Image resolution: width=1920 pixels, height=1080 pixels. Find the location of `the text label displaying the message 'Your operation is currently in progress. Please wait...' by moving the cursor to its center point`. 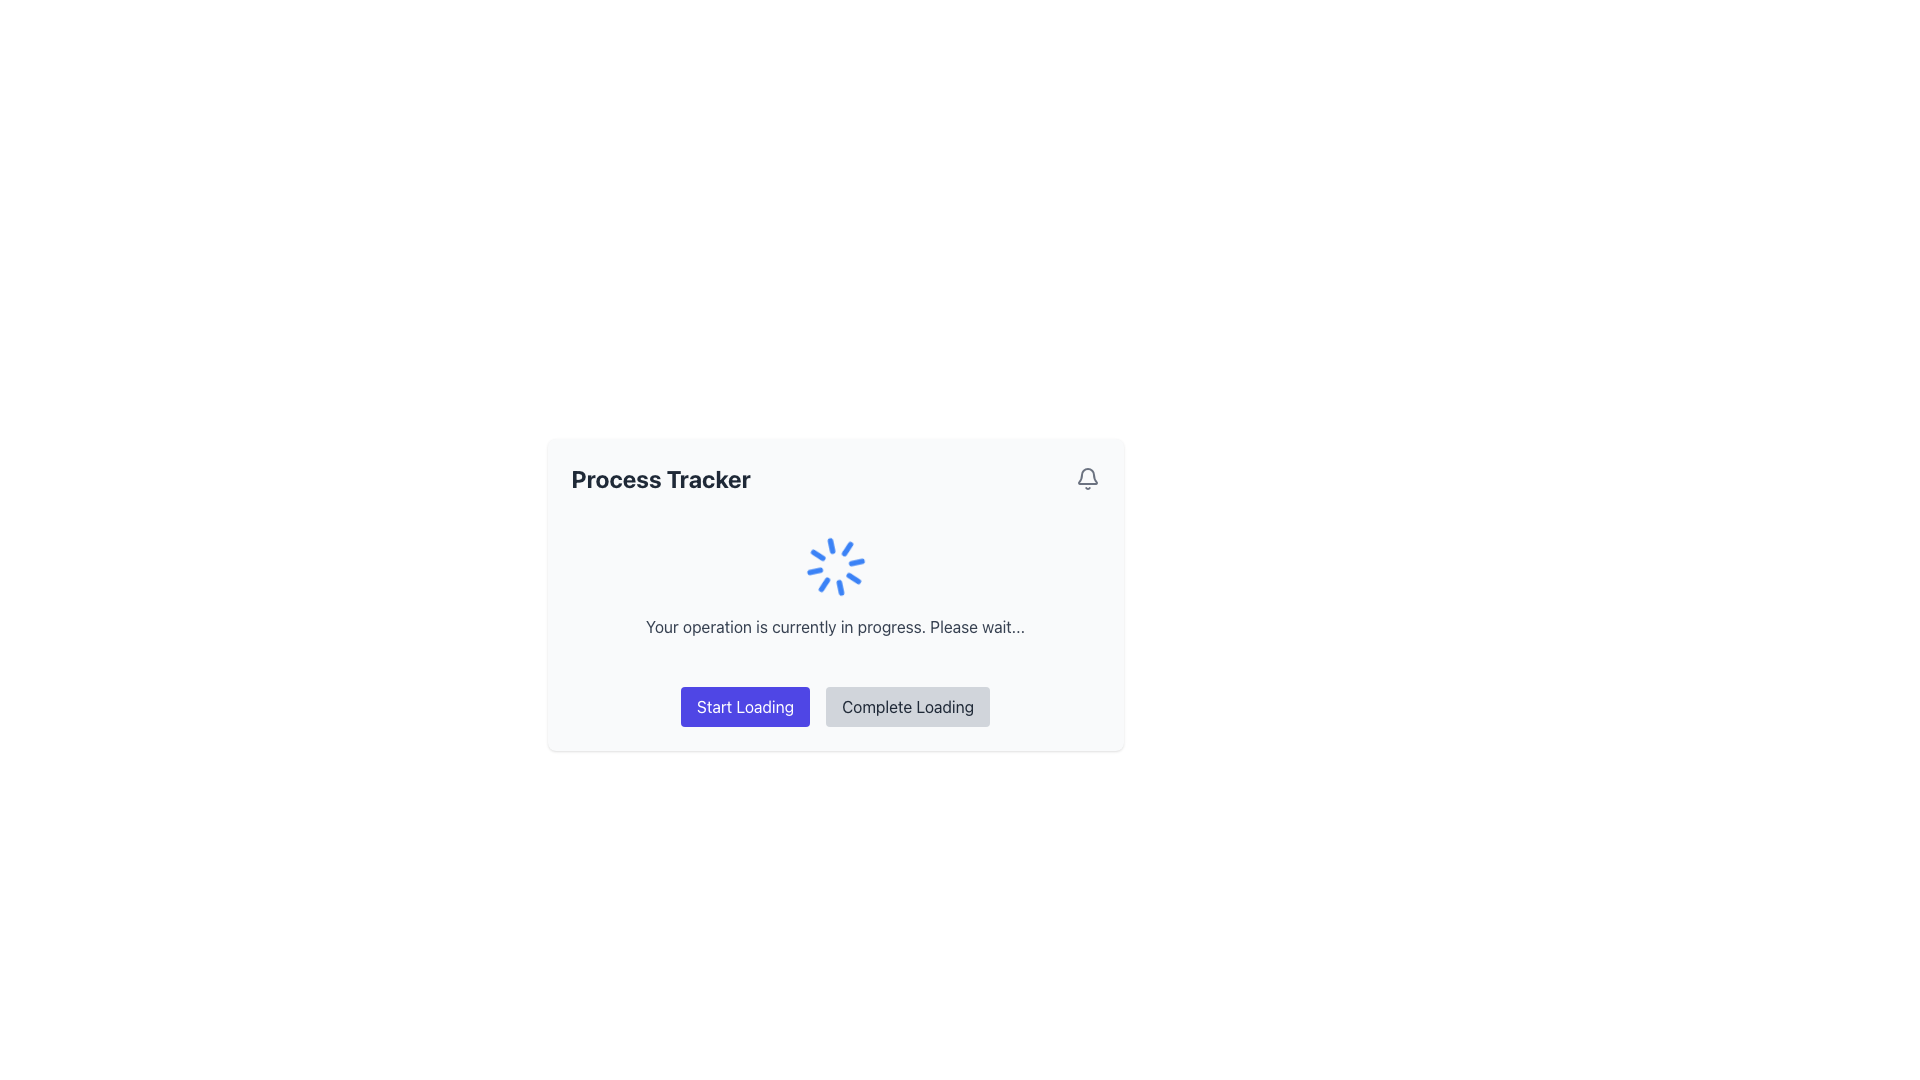

the text label displaying the message 'Your operation is currently in progress. Please wait...' by moving the cursor to its center point is located at coordinates (835, 626).